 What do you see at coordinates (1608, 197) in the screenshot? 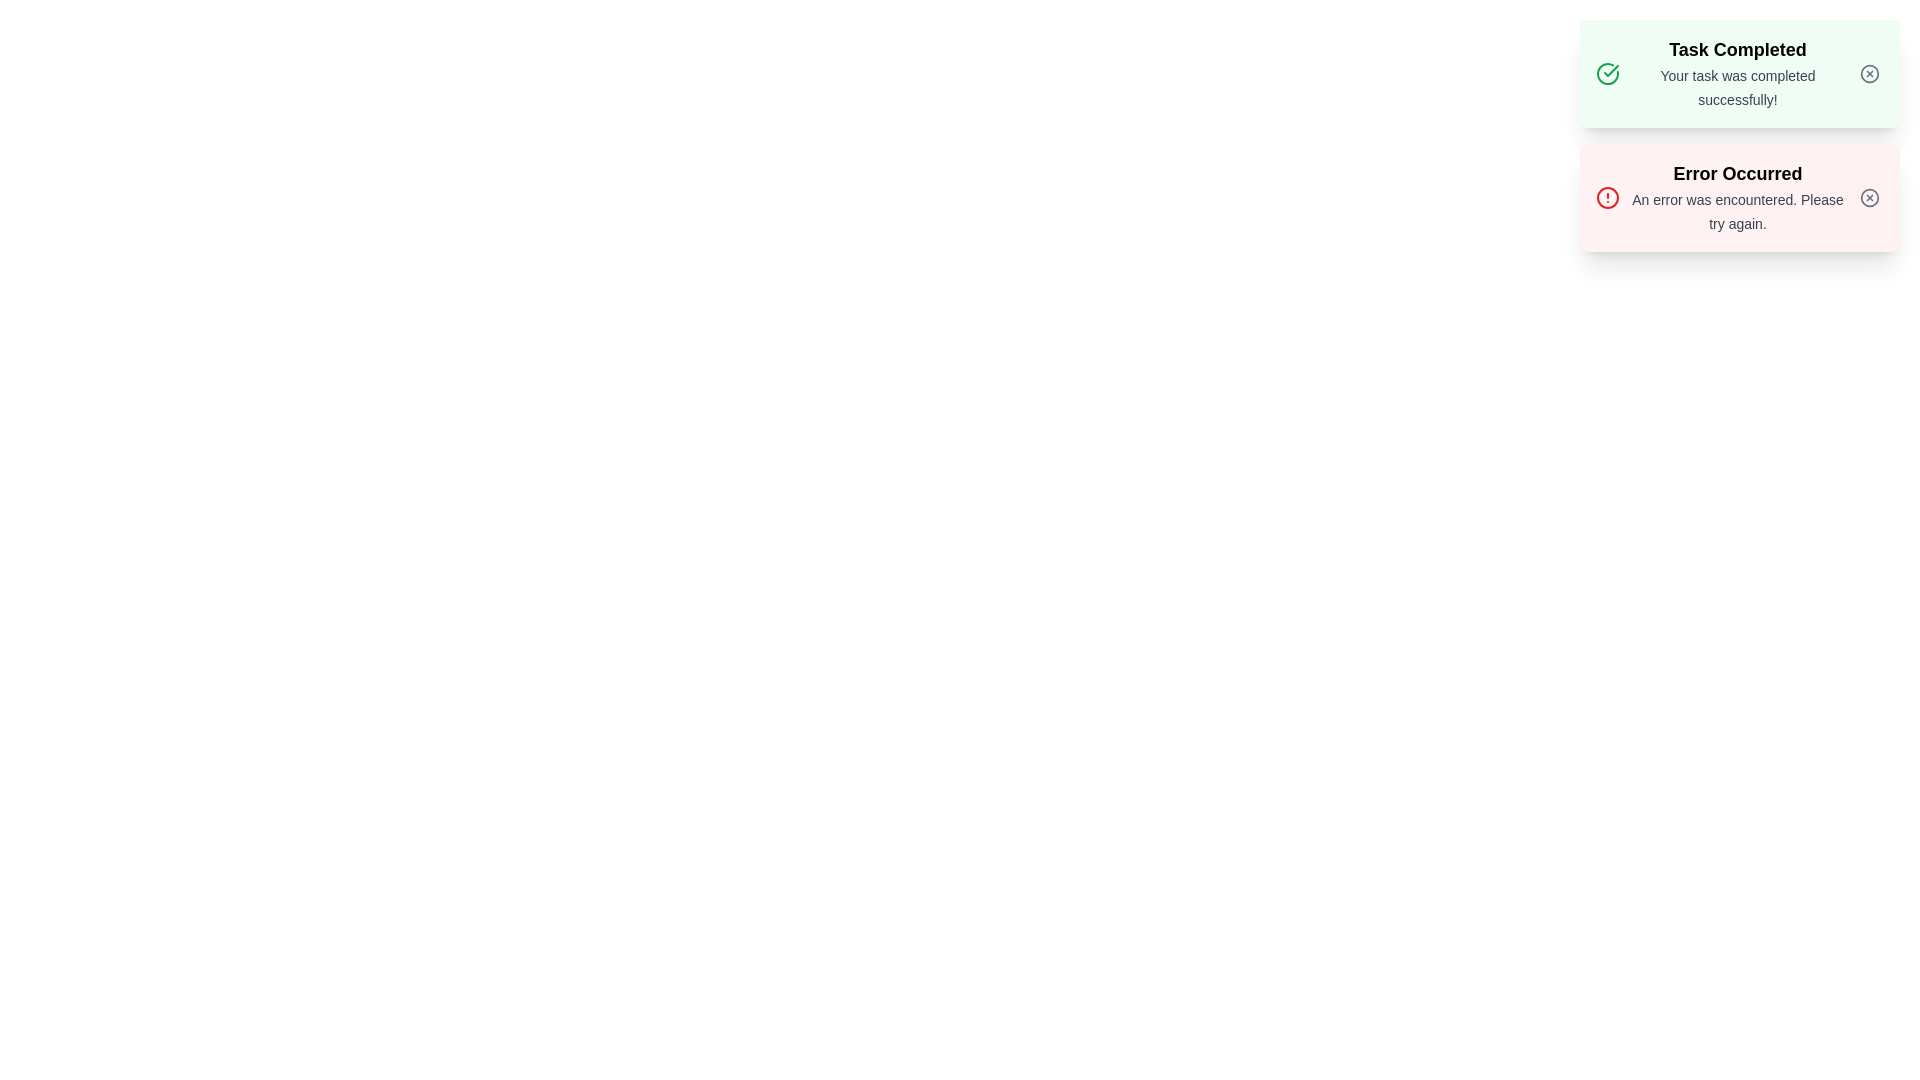
I see `the small red circular alert icon located on the left side of the notification box with a red background, which contains the title 'Error Occurred'` at bounding box center [1608, 197].